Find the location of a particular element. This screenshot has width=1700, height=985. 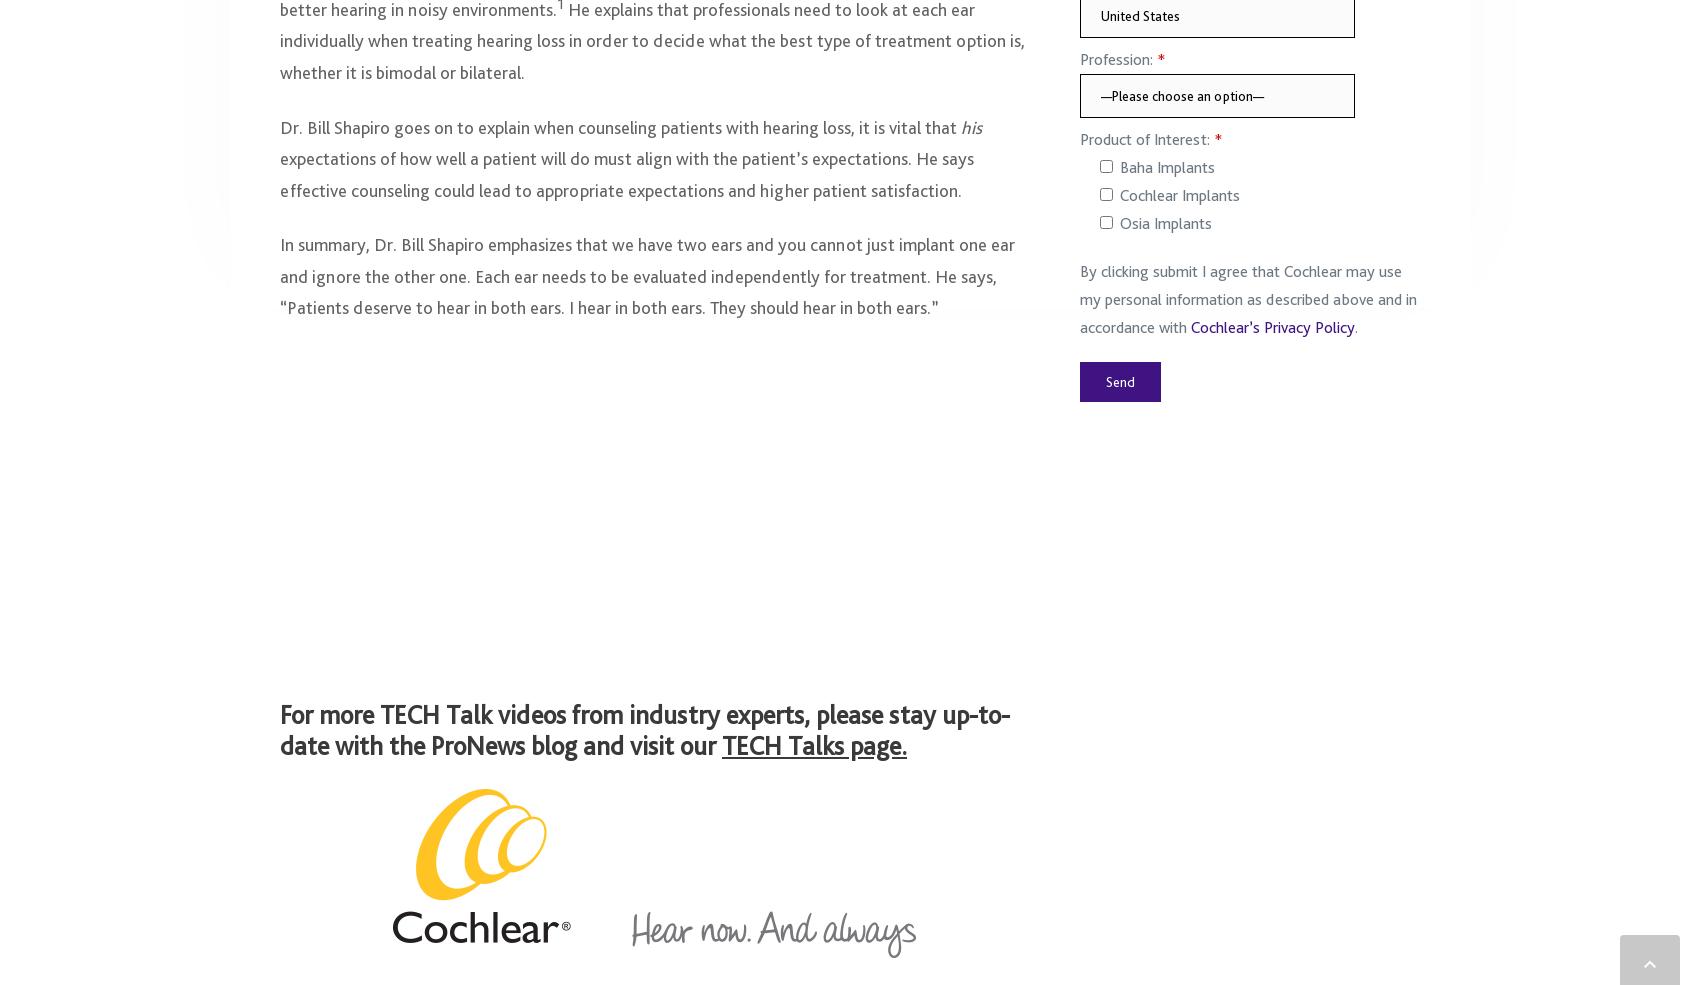

'Osia Implants' is located at coordinates (1166, 232).